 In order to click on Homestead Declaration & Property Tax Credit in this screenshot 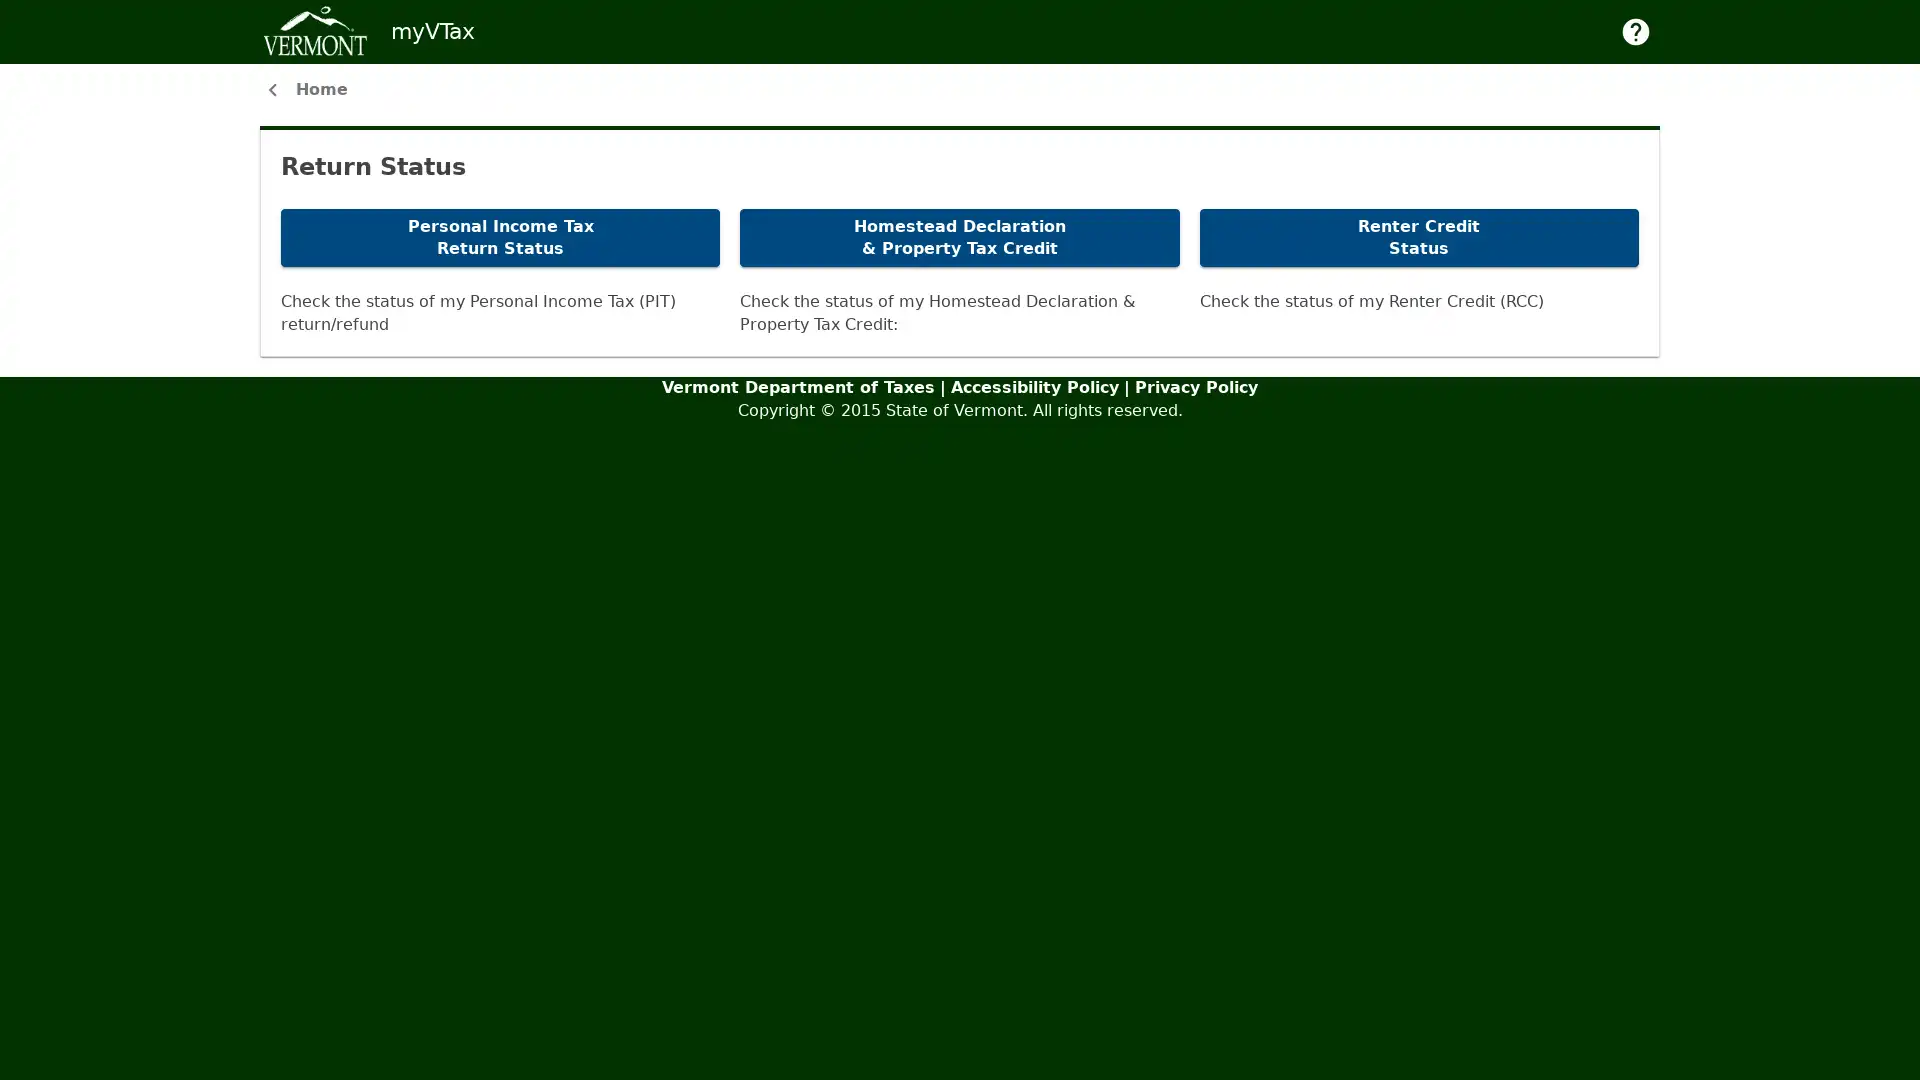, I will do `click(958, 236)`.